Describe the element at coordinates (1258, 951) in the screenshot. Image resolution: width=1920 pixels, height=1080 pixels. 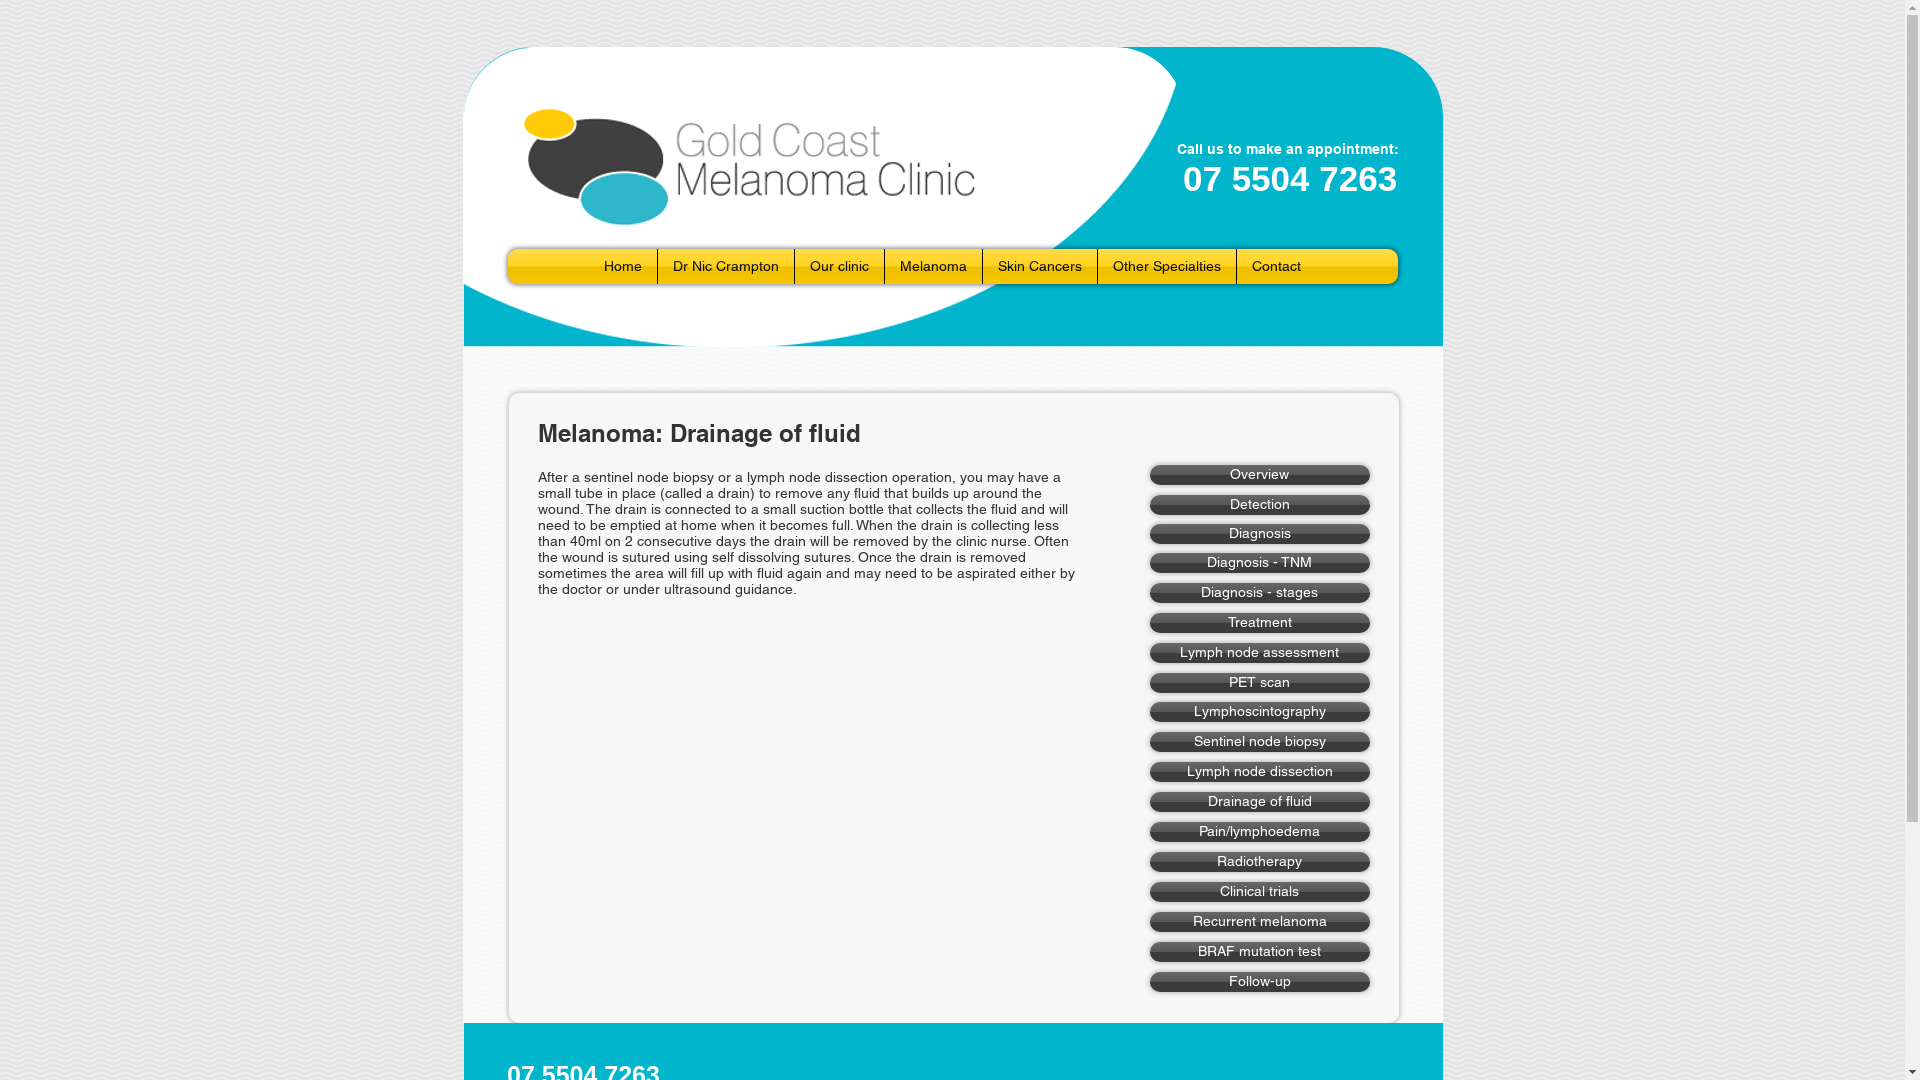
I see `'BRAF mutation test'` at that location.